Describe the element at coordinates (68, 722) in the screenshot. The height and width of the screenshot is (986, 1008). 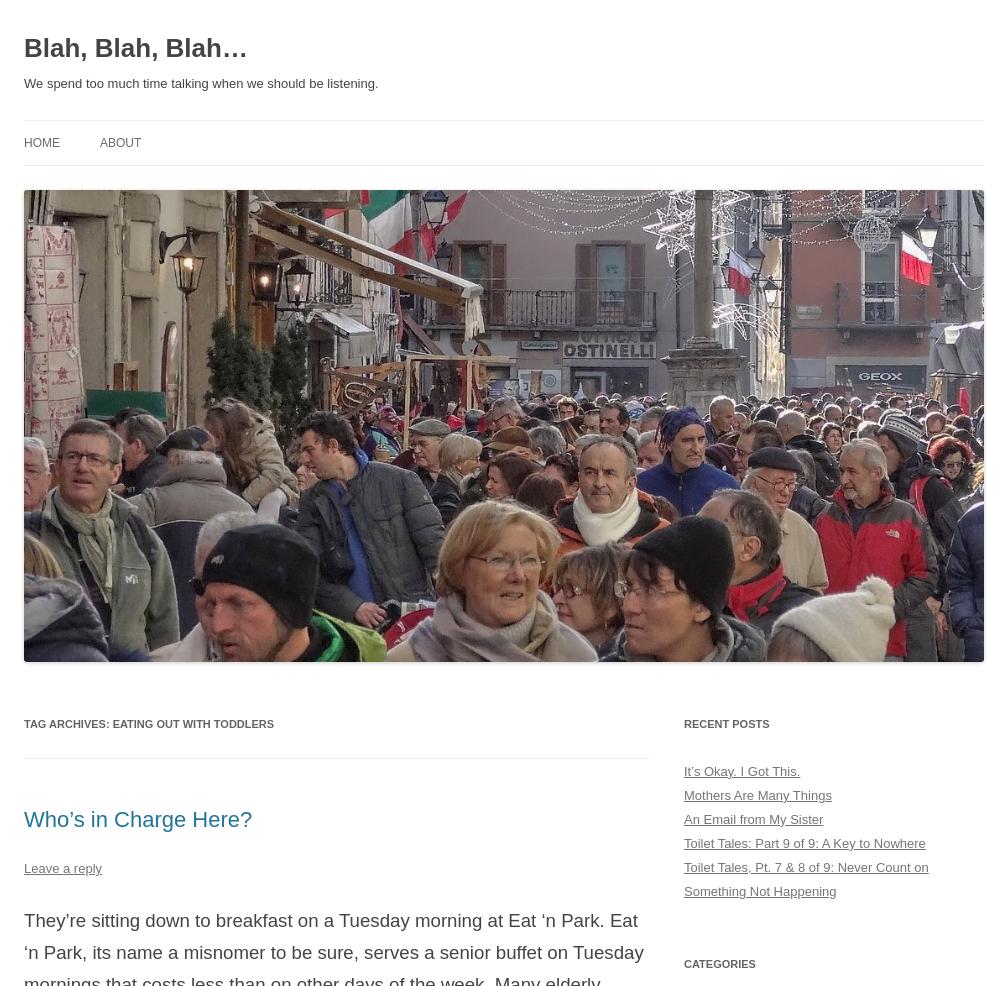
I see `'Tag Archives:'` at that location.